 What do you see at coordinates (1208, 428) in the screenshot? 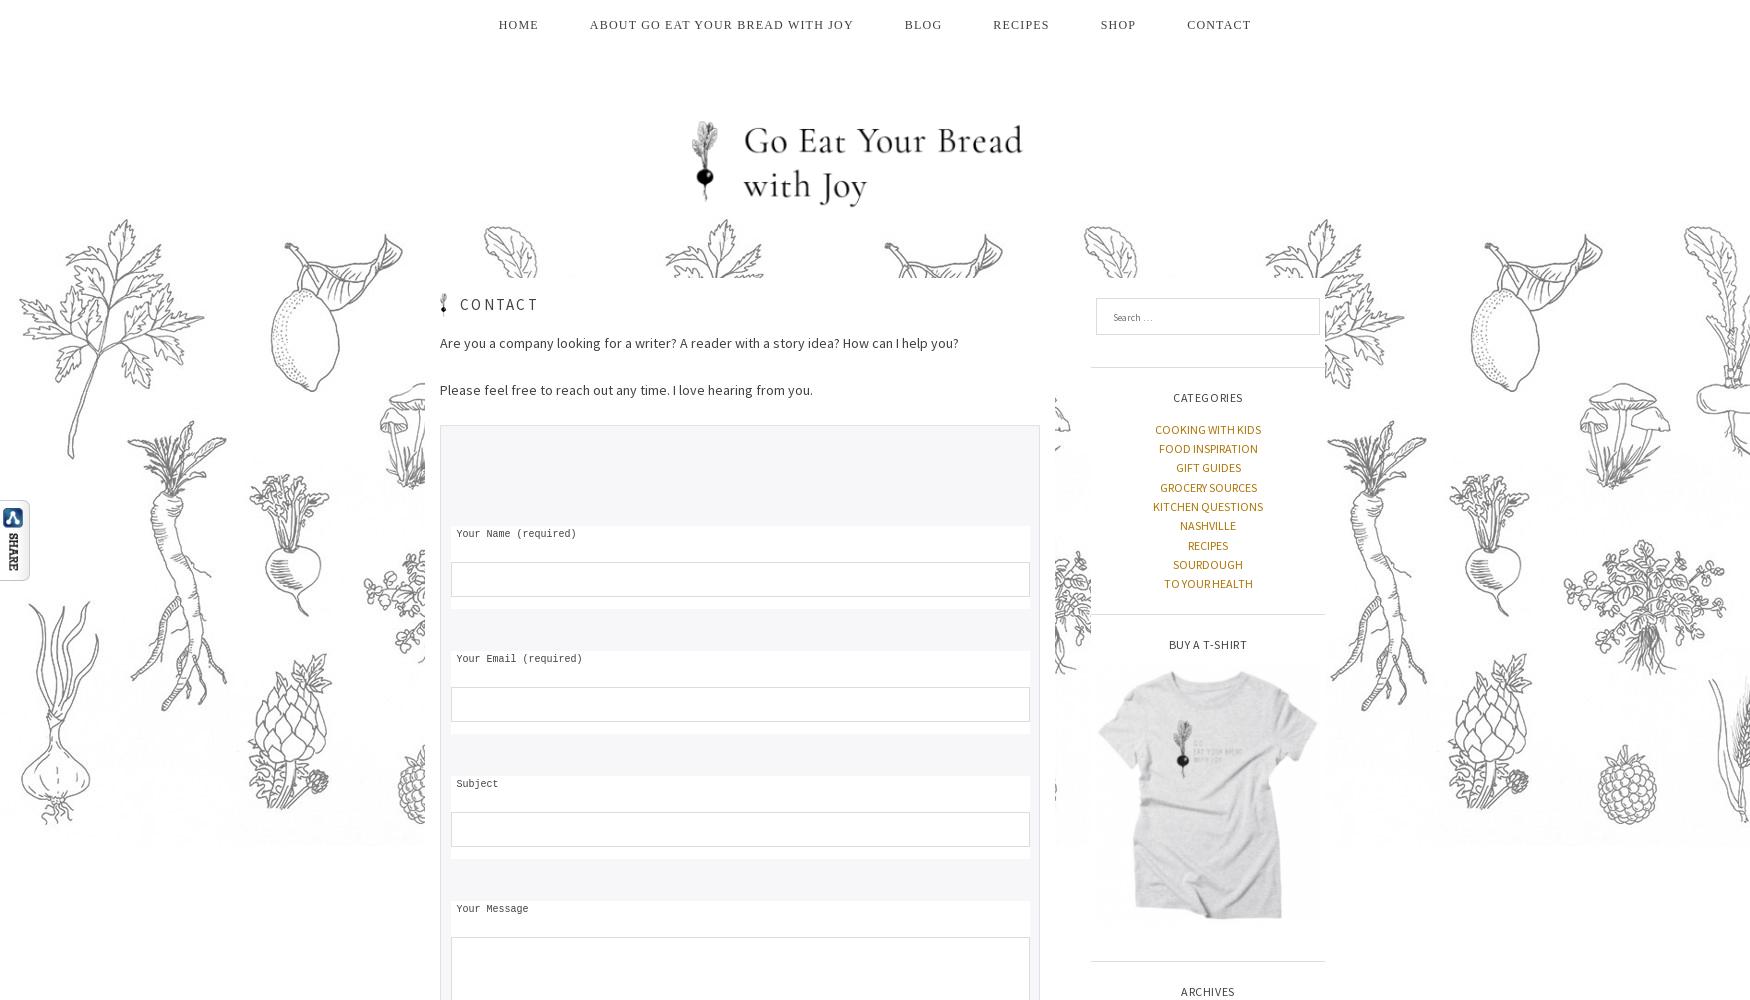
I see `'COOKING WITH KIDS'` at bounding box center [1208, 428].